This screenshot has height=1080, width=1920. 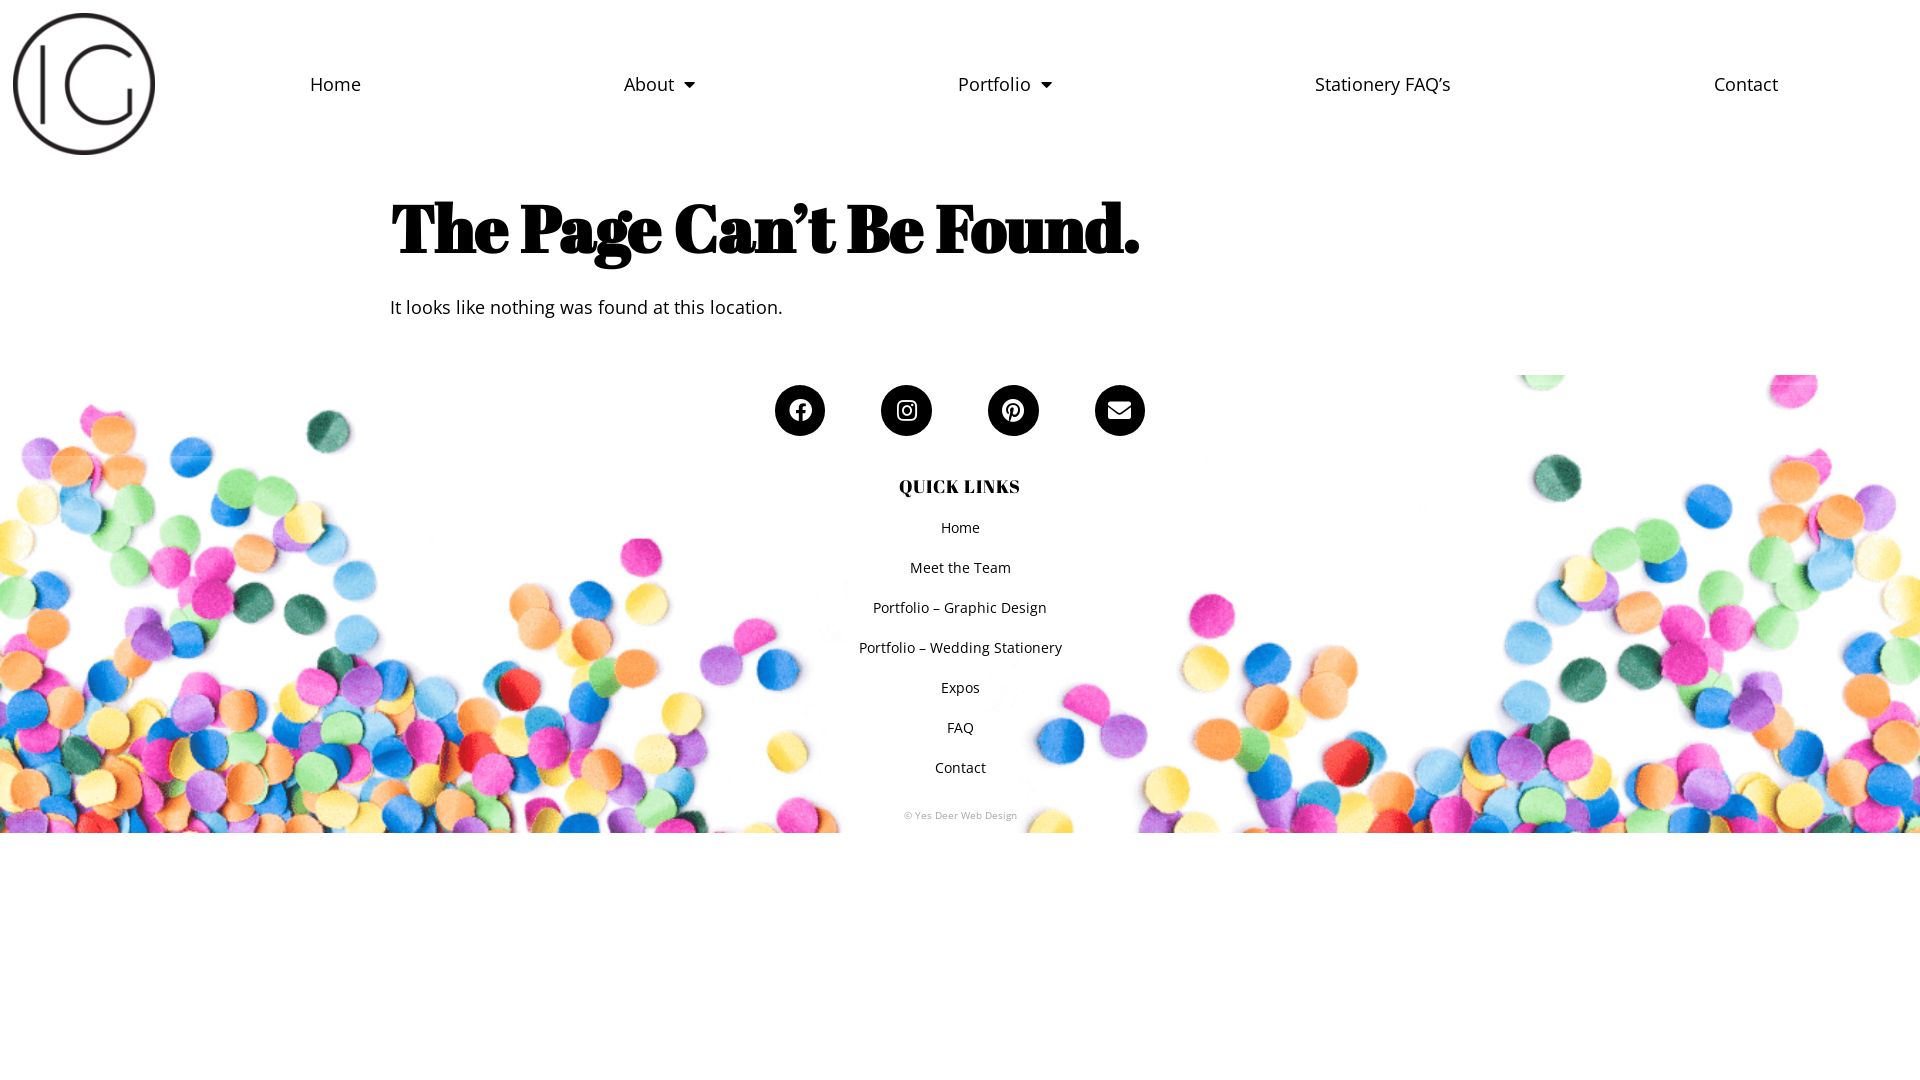 What do you see at coordinates (960, 686) in the screenshot?
I see `'Expos'` at bounding box center [960, 686].